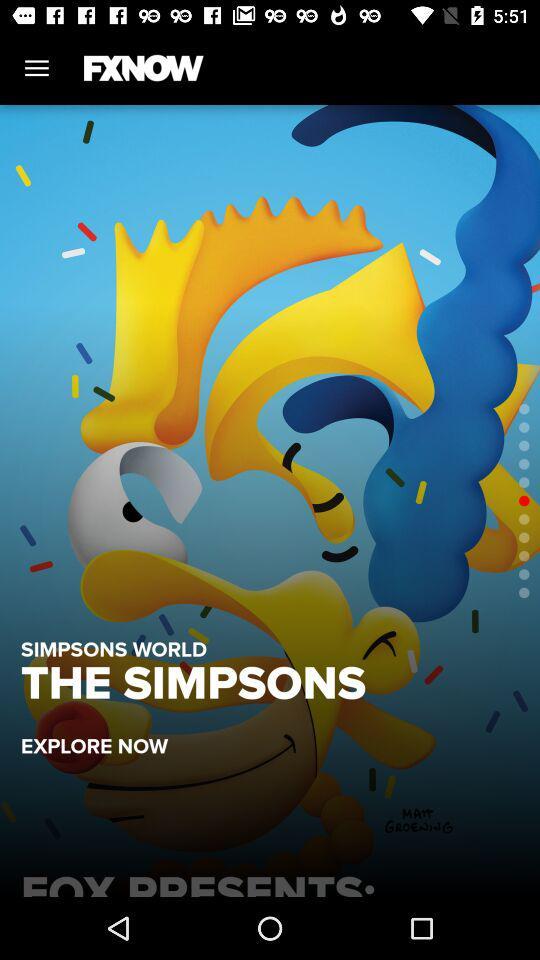 This screenshot has width=540, height=960. I want to click on item at the center, so click(270, 500).